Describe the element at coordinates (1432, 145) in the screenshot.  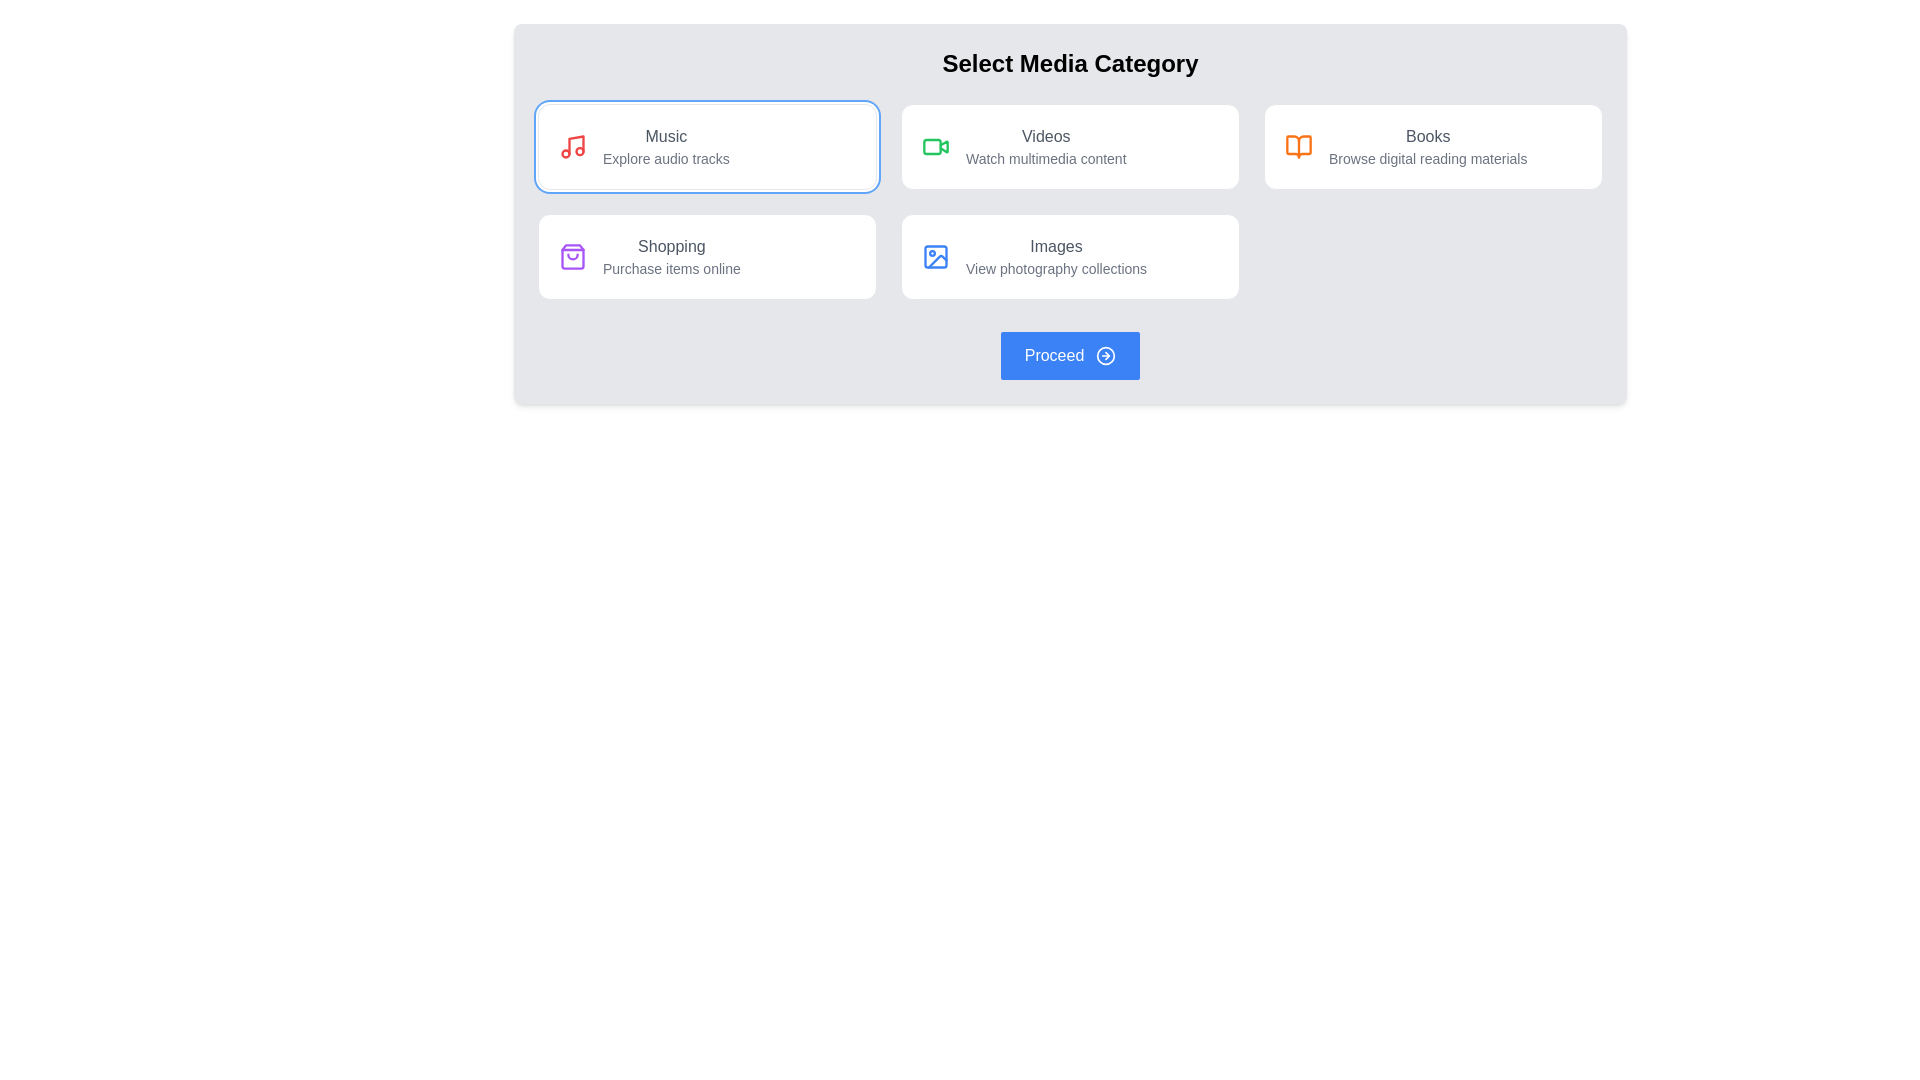
I see `the navigation card for exploring digital reading materials, located at the top-right of the grid layout, third card in the first row` at that location.